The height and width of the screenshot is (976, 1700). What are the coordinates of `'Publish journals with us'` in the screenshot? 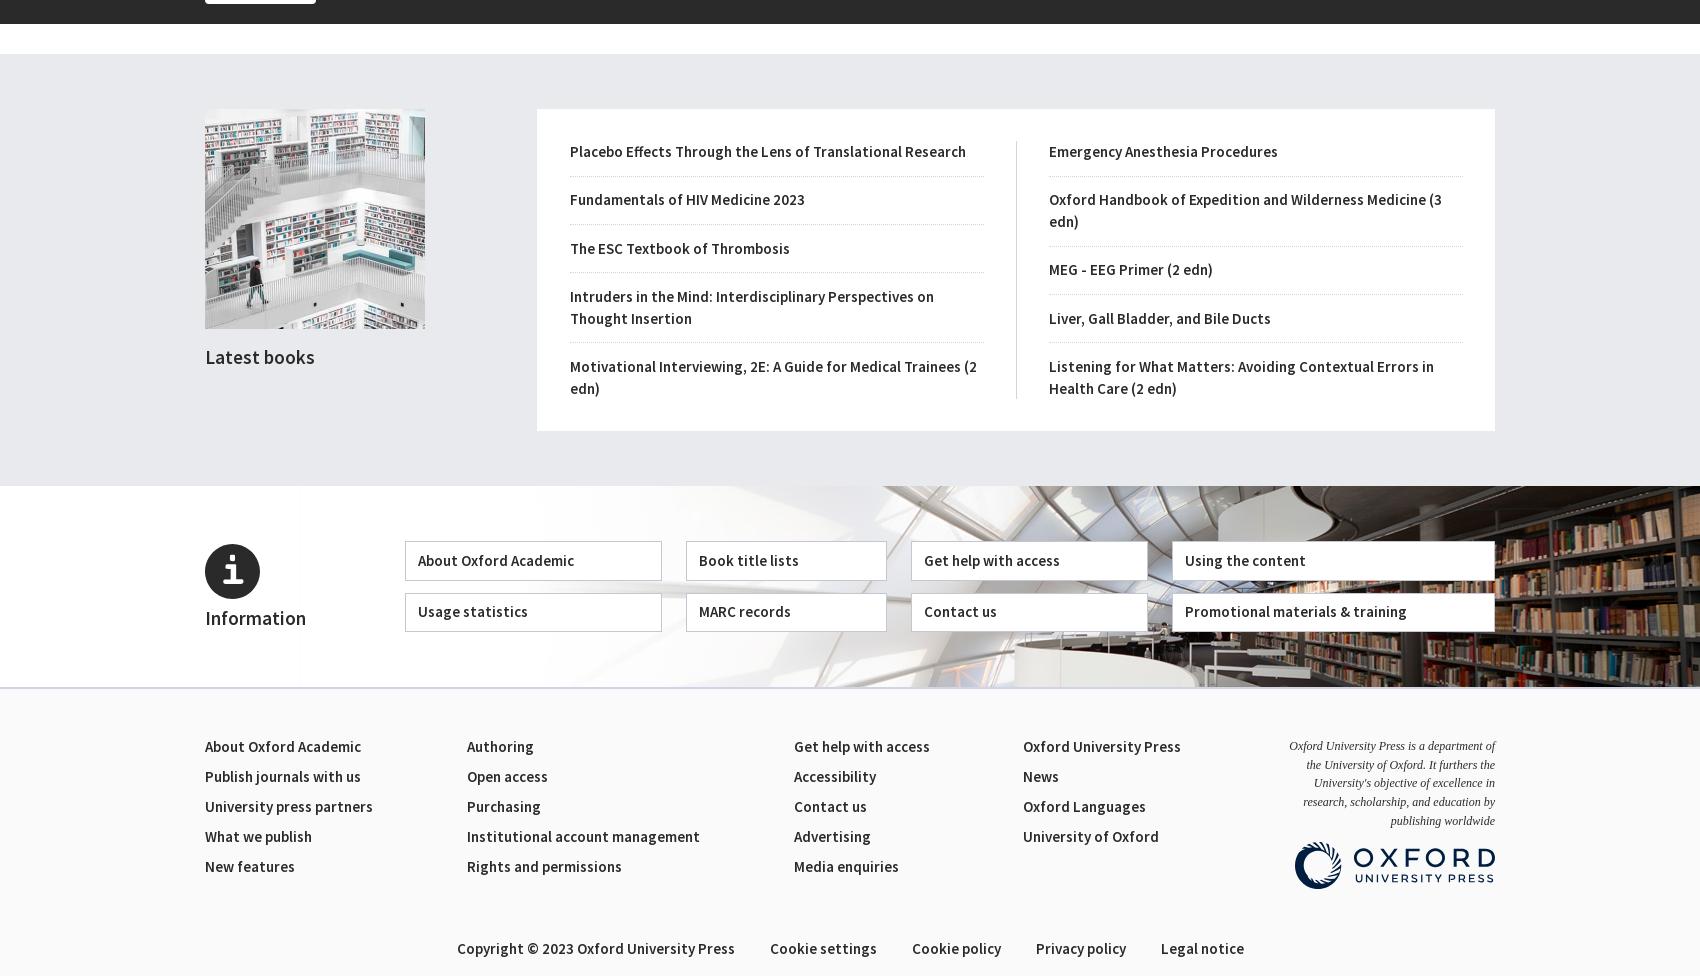 It's located at (283, 776).